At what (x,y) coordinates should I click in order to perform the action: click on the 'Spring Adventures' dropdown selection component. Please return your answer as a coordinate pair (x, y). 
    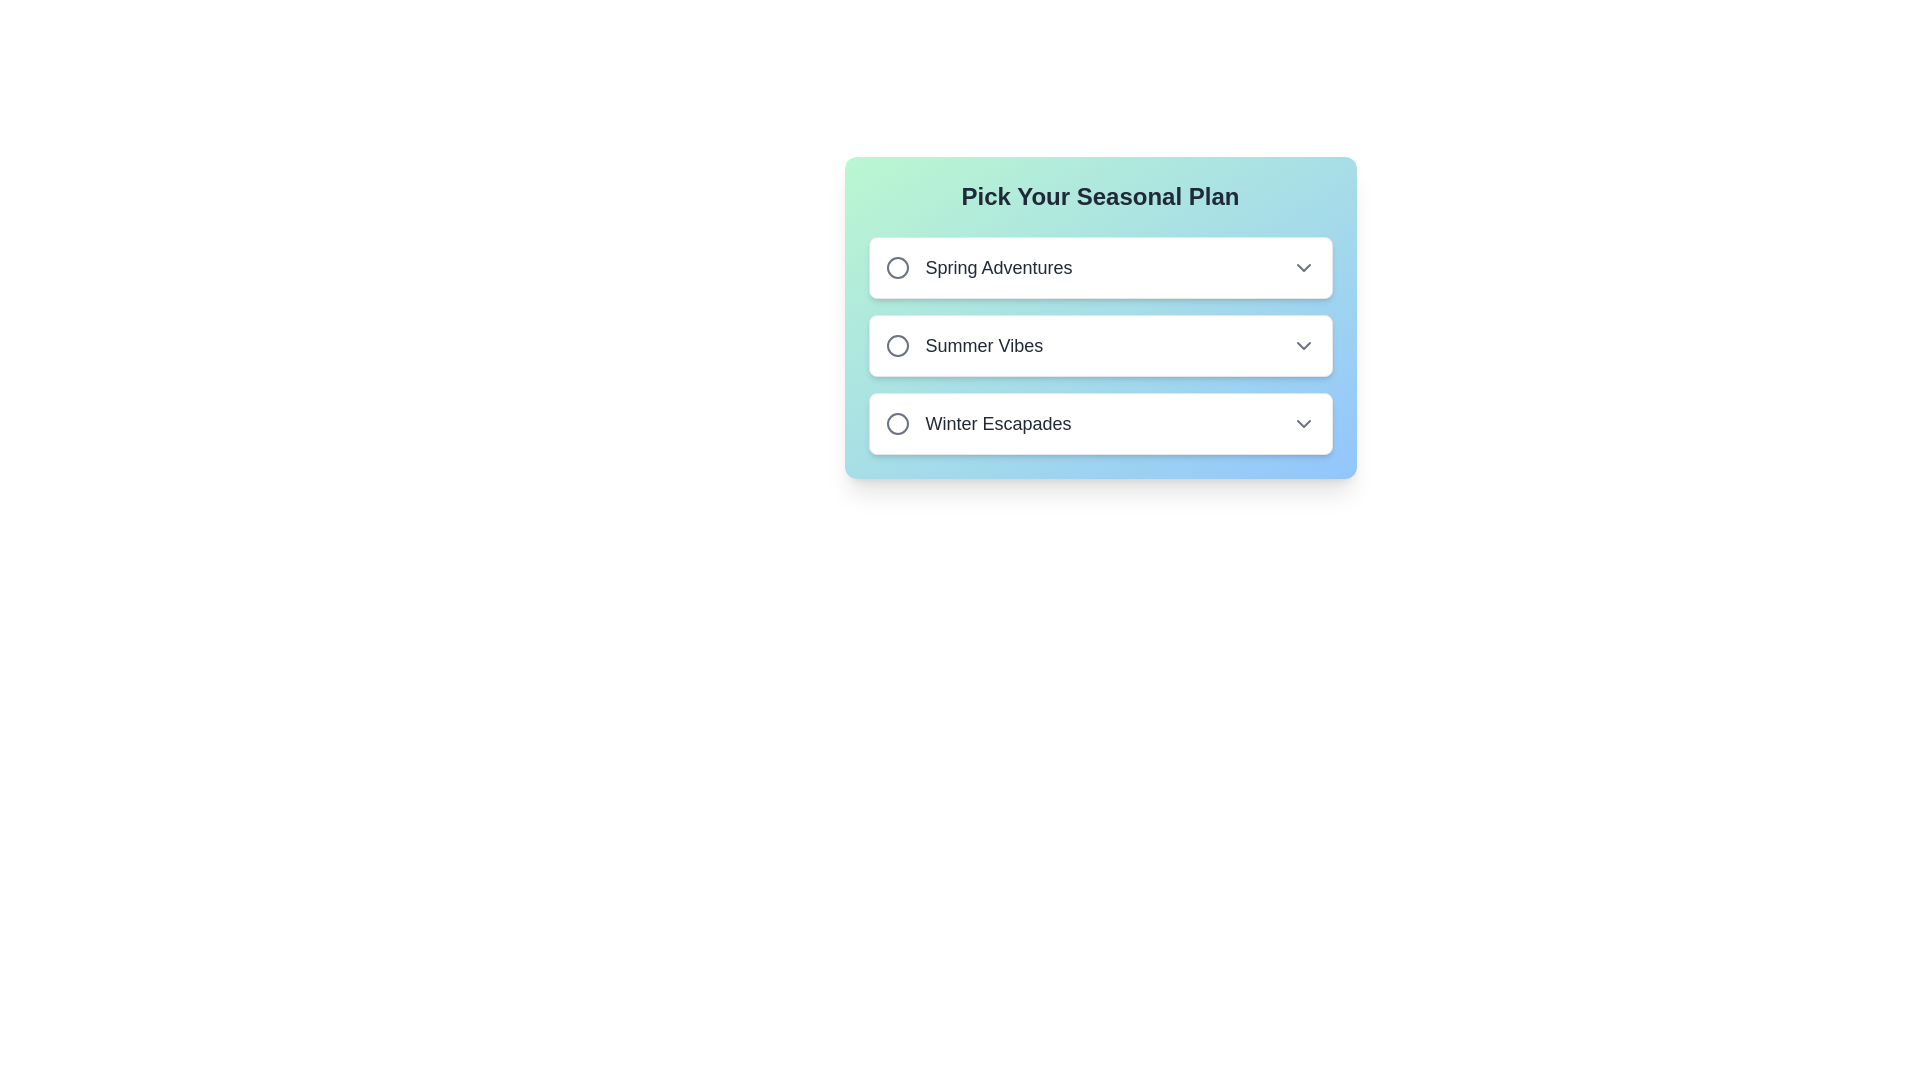
    Looking at the image, I should click on (1099, 266).